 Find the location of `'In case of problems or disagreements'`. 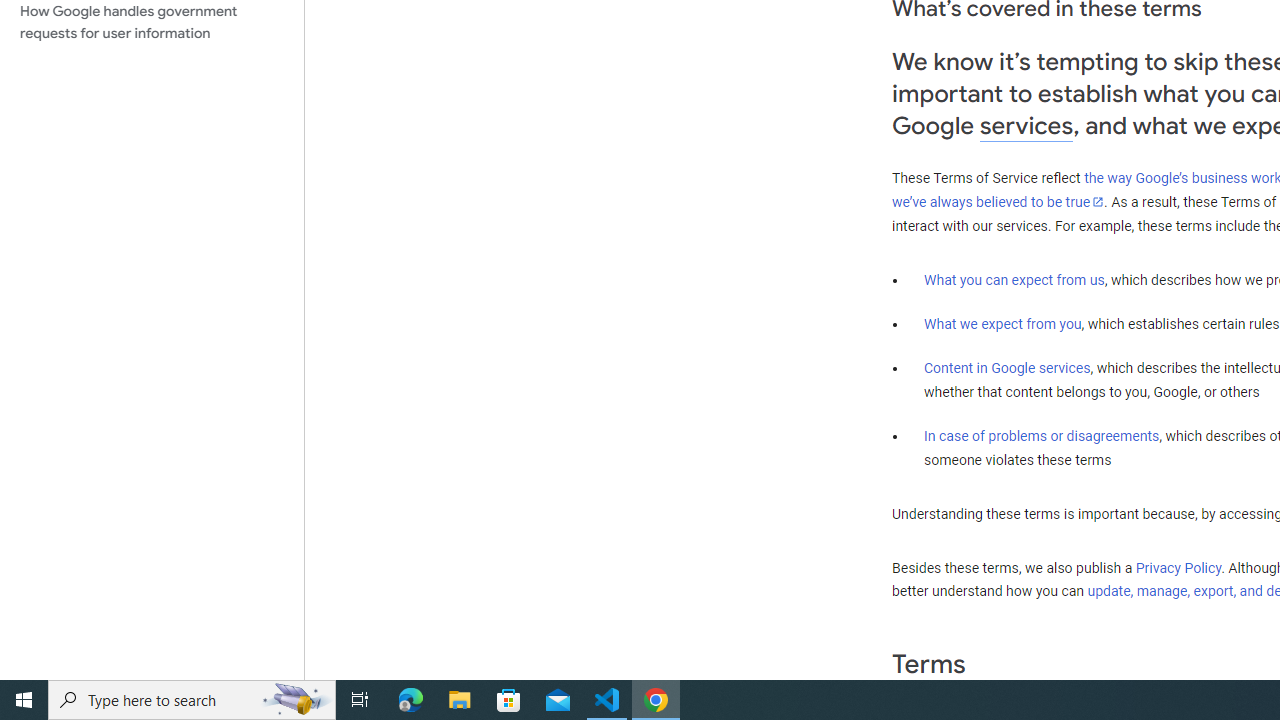

'In case of problems or disagreements' is located at coordinates (1040, 434).